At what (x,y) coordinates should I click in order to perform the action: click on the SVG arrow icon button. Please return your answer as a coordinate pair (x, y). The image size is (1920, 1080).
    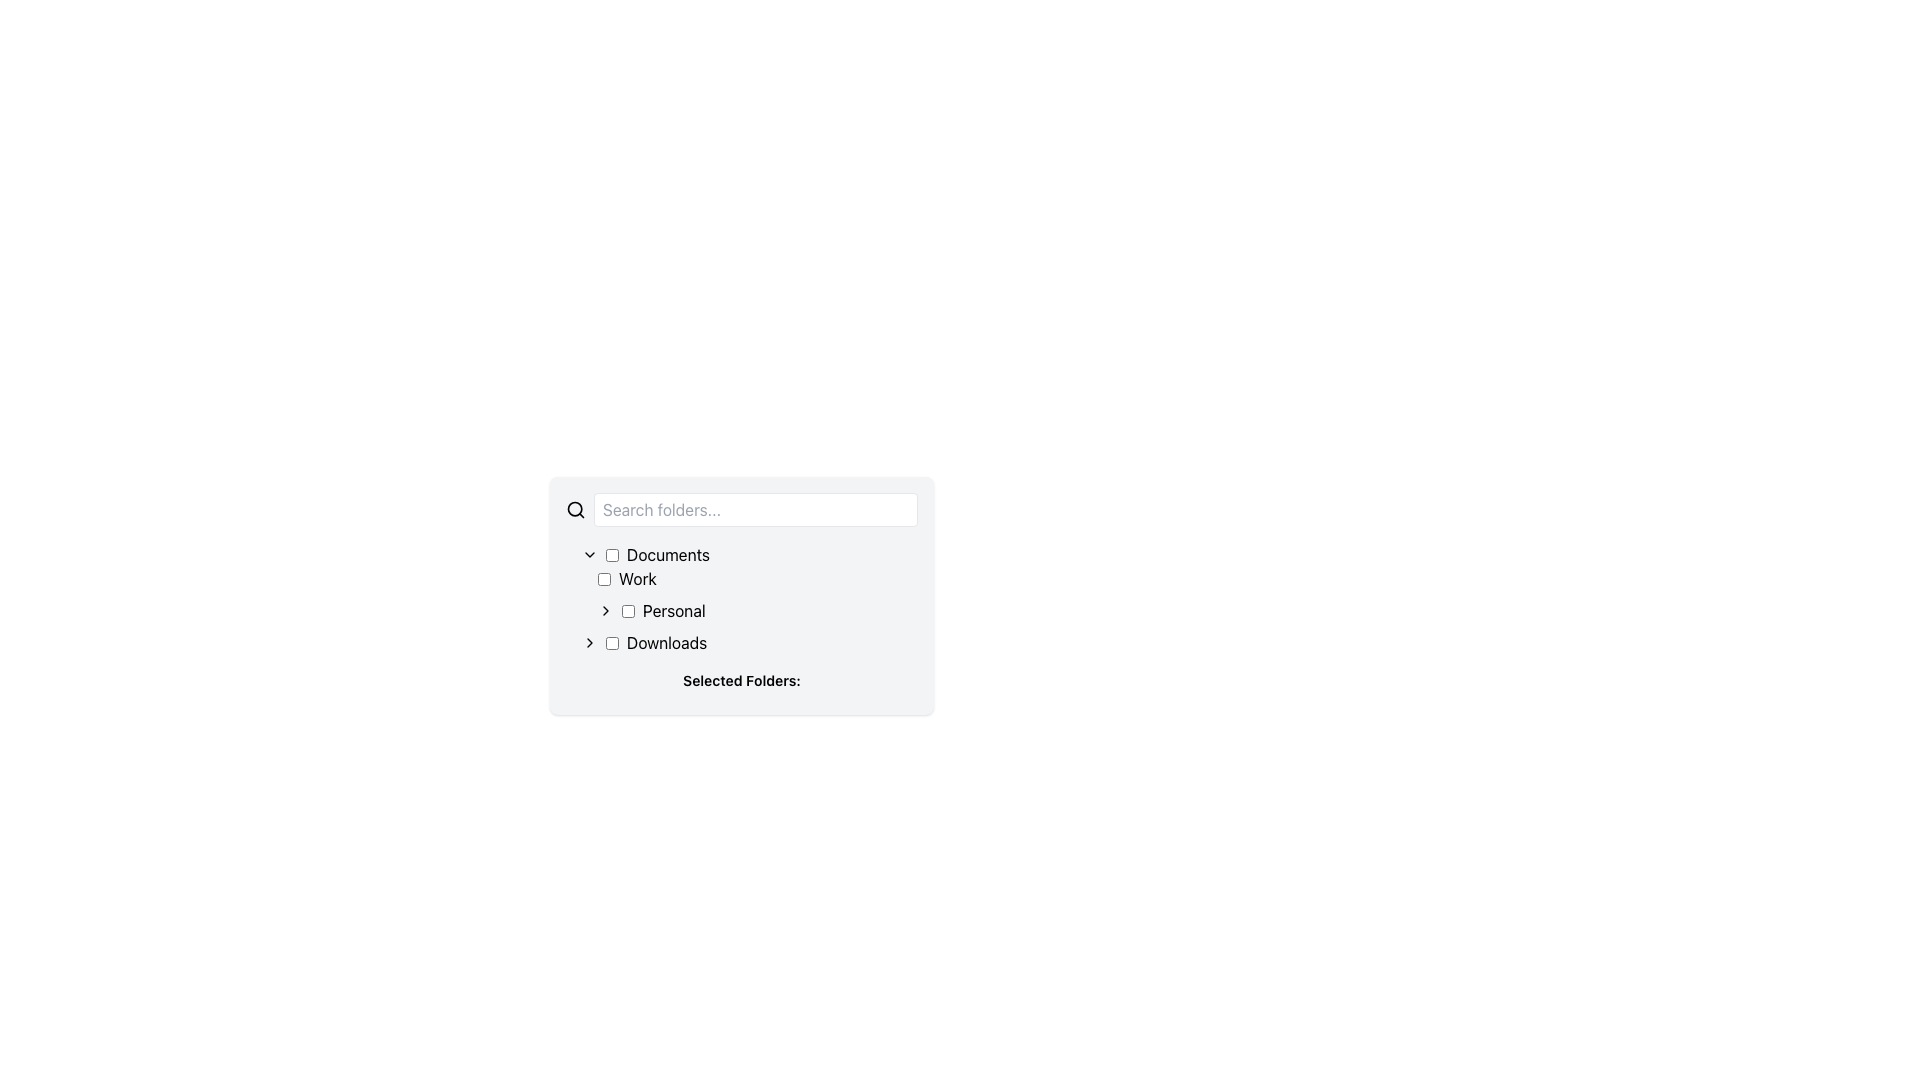
    Looking at the image, I should click on (604, 609).